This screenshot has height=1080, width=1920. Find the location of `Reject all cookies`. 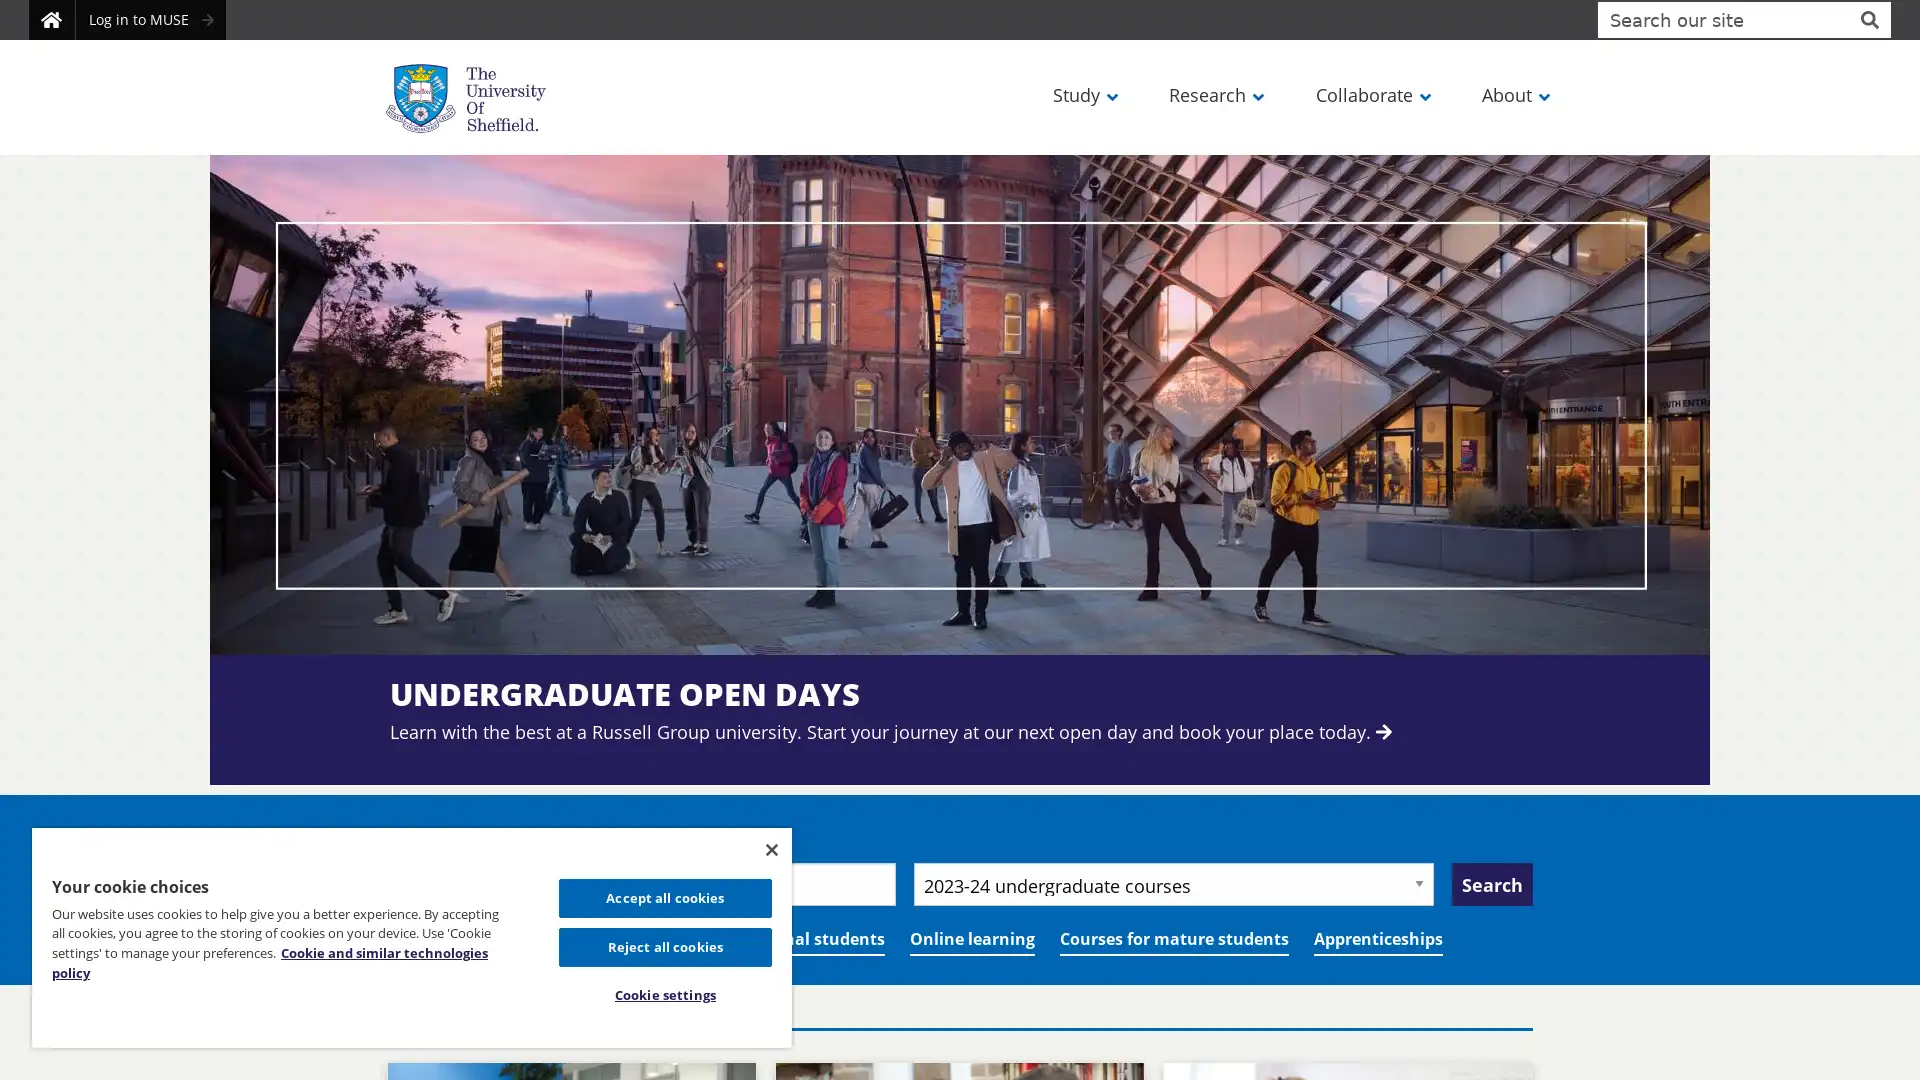

Reject all cookies is located at coordinates (664, 945).